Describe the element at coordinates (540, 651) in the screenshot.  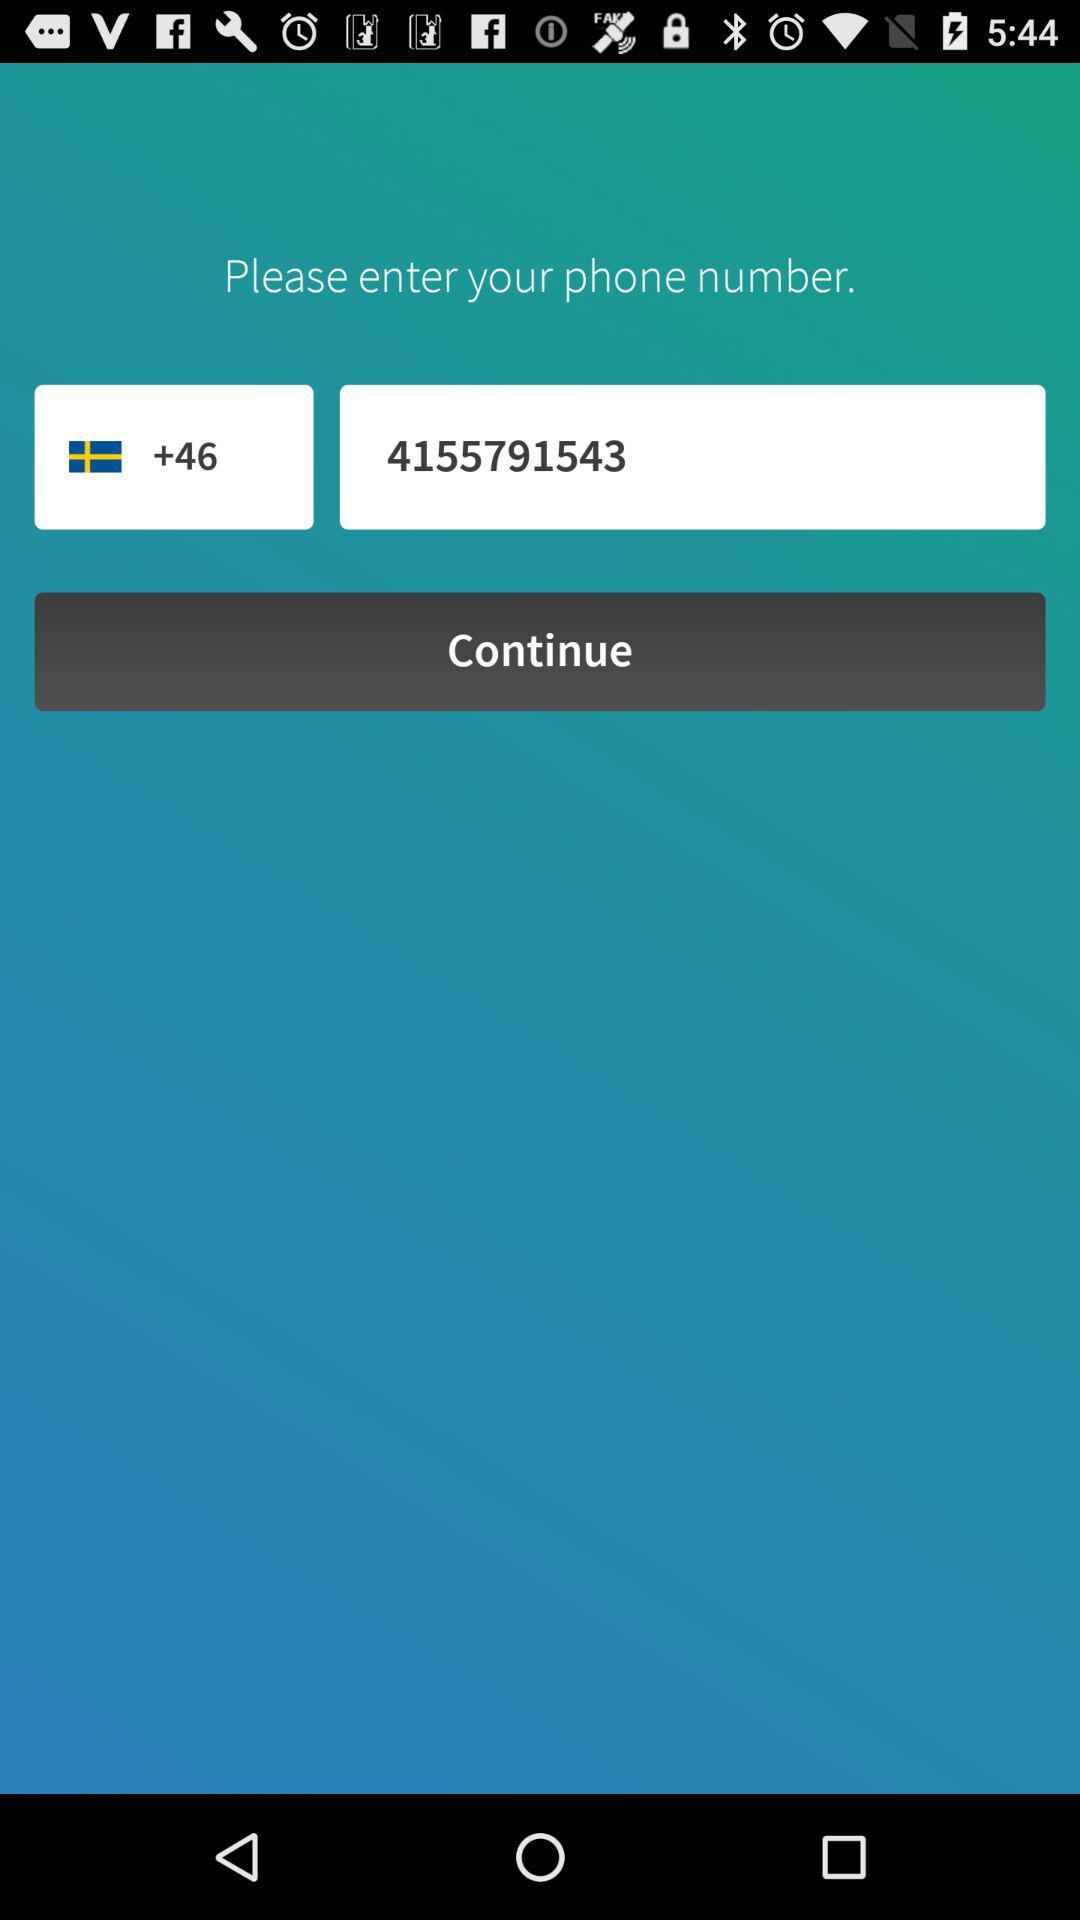
I see `the item below the 4155791543 icon` at that location.